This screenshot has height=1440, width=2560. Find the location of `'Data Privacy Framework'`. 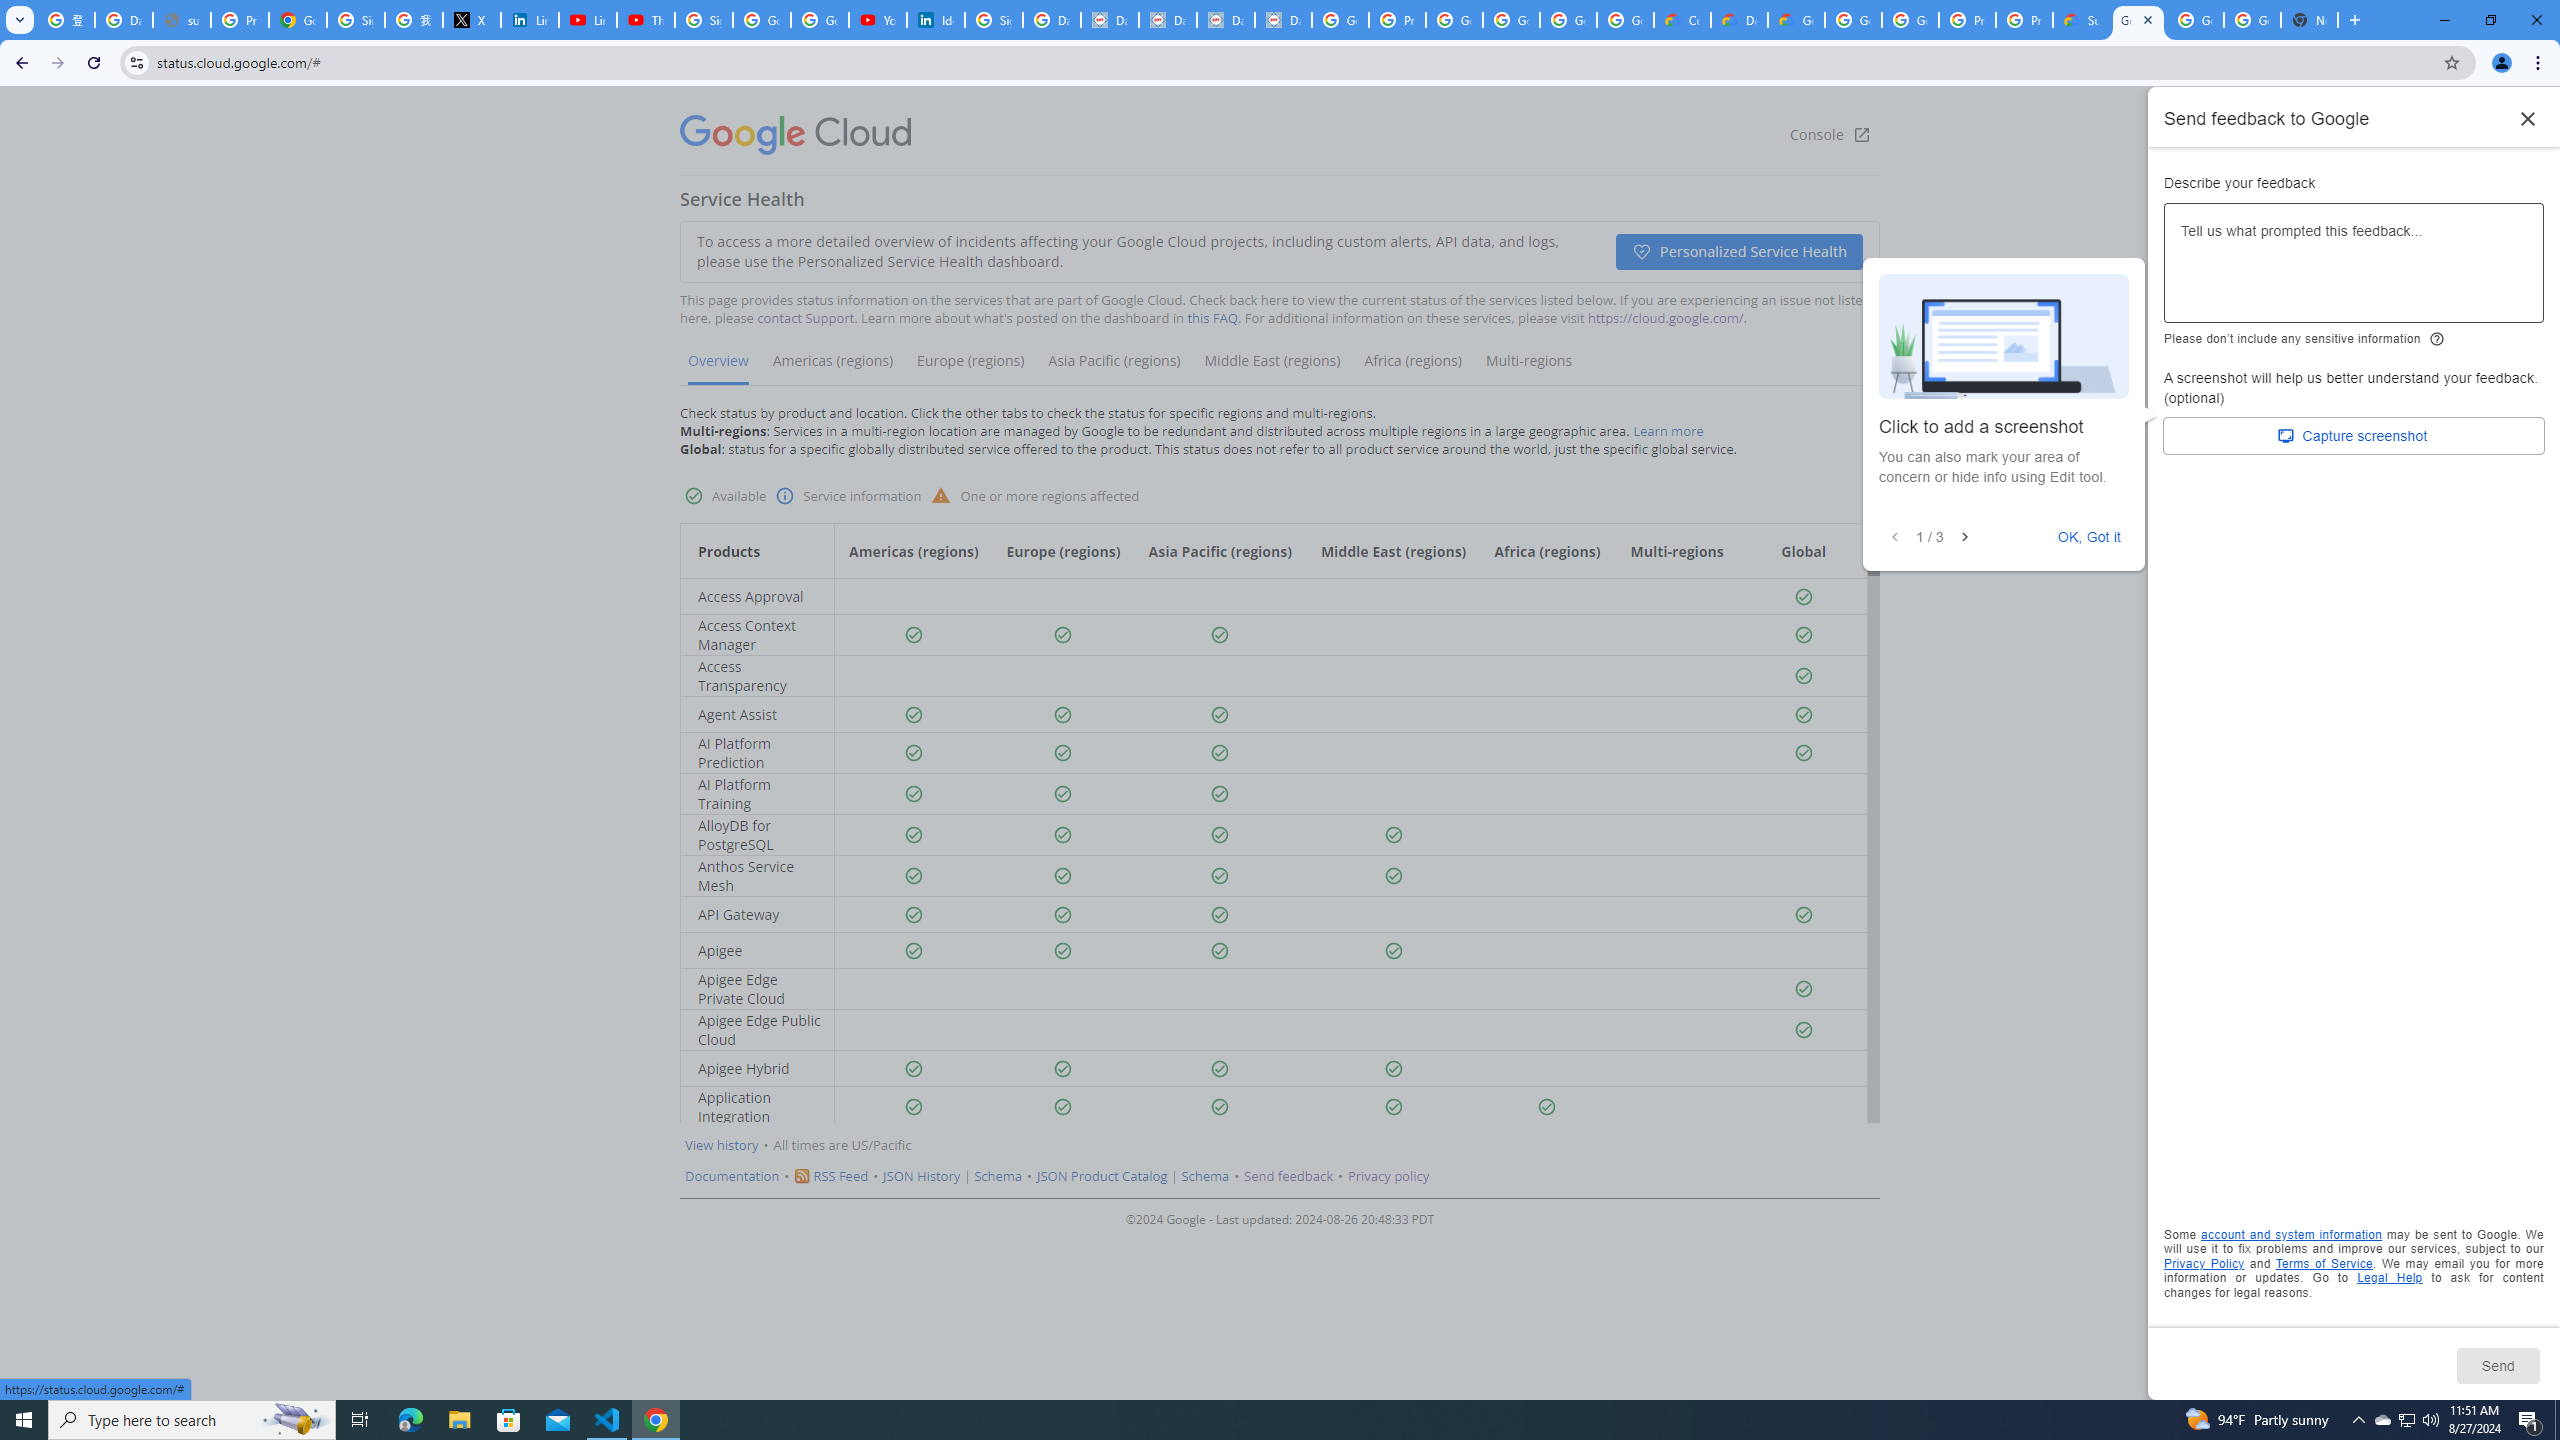

'Data Privacy Framework' is located at coordinates (1226, 19).